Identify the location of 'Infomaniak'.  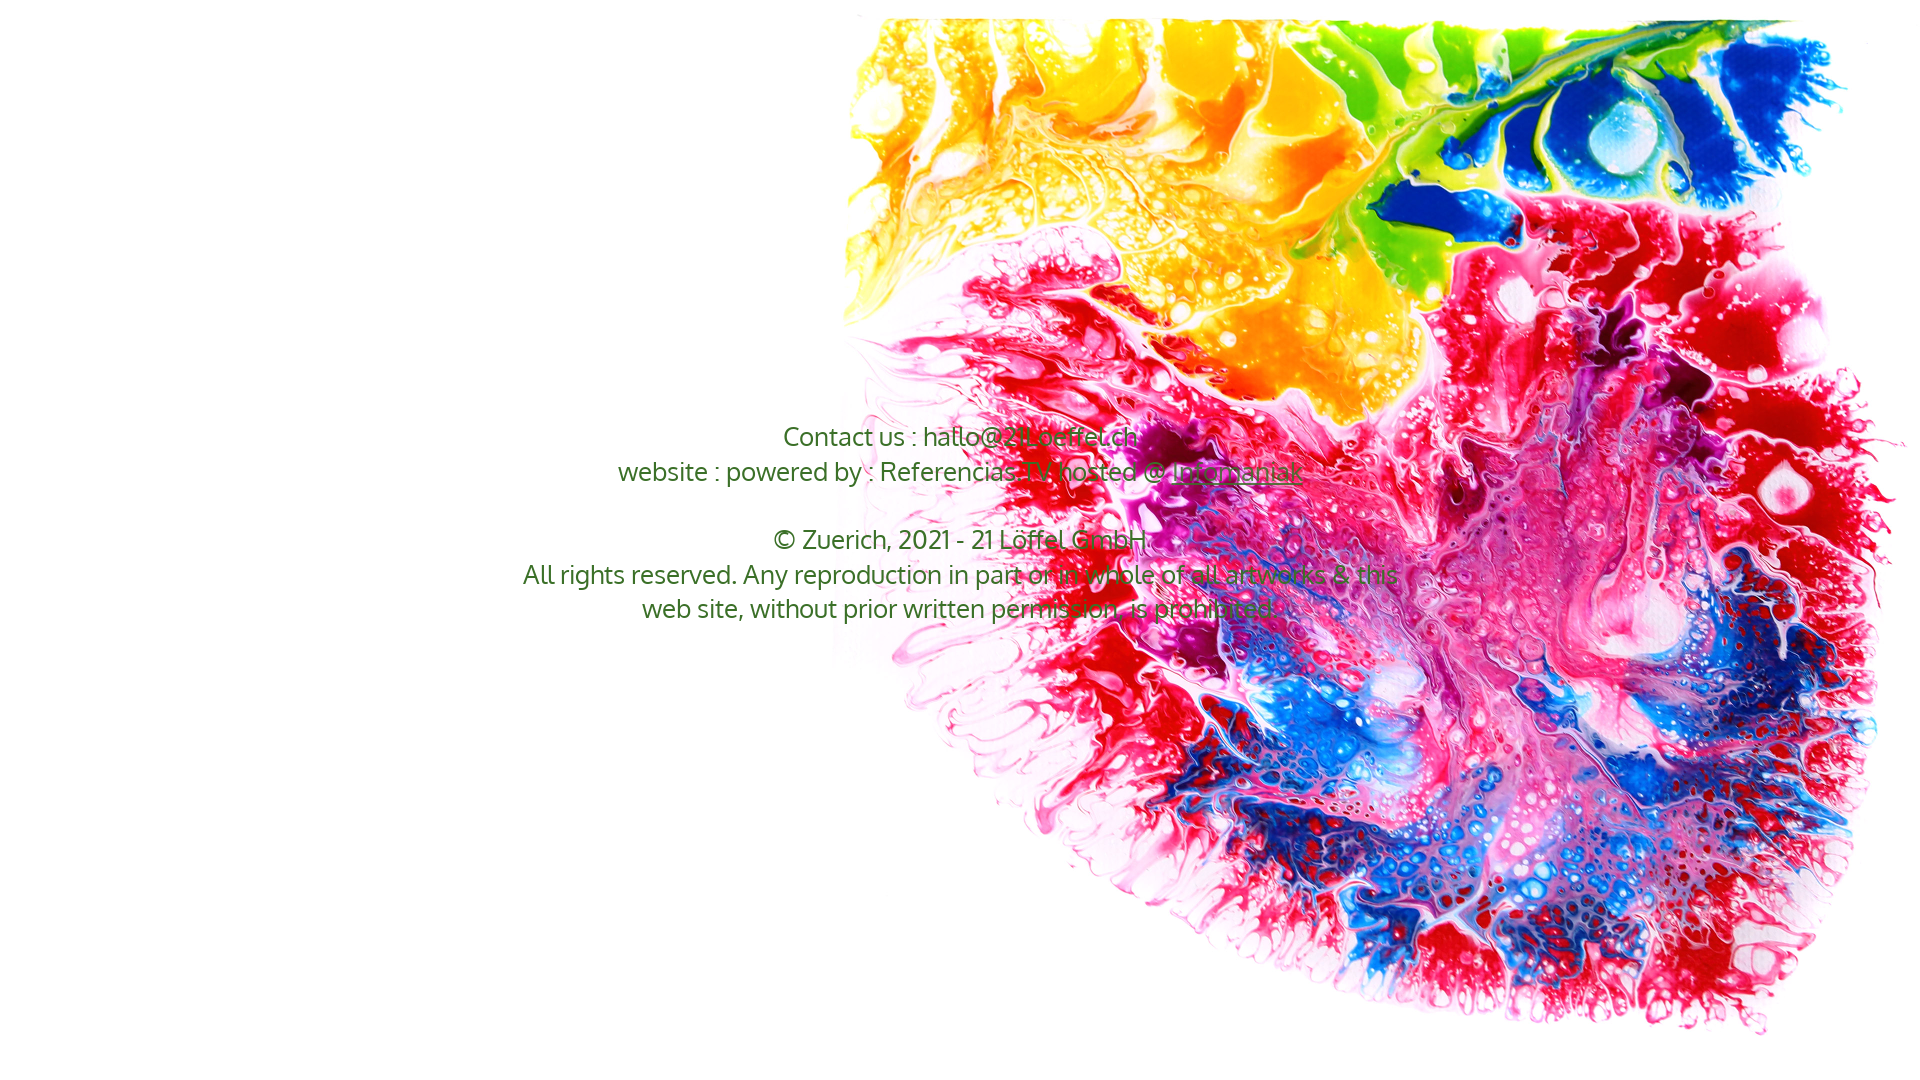
(1236, 470).